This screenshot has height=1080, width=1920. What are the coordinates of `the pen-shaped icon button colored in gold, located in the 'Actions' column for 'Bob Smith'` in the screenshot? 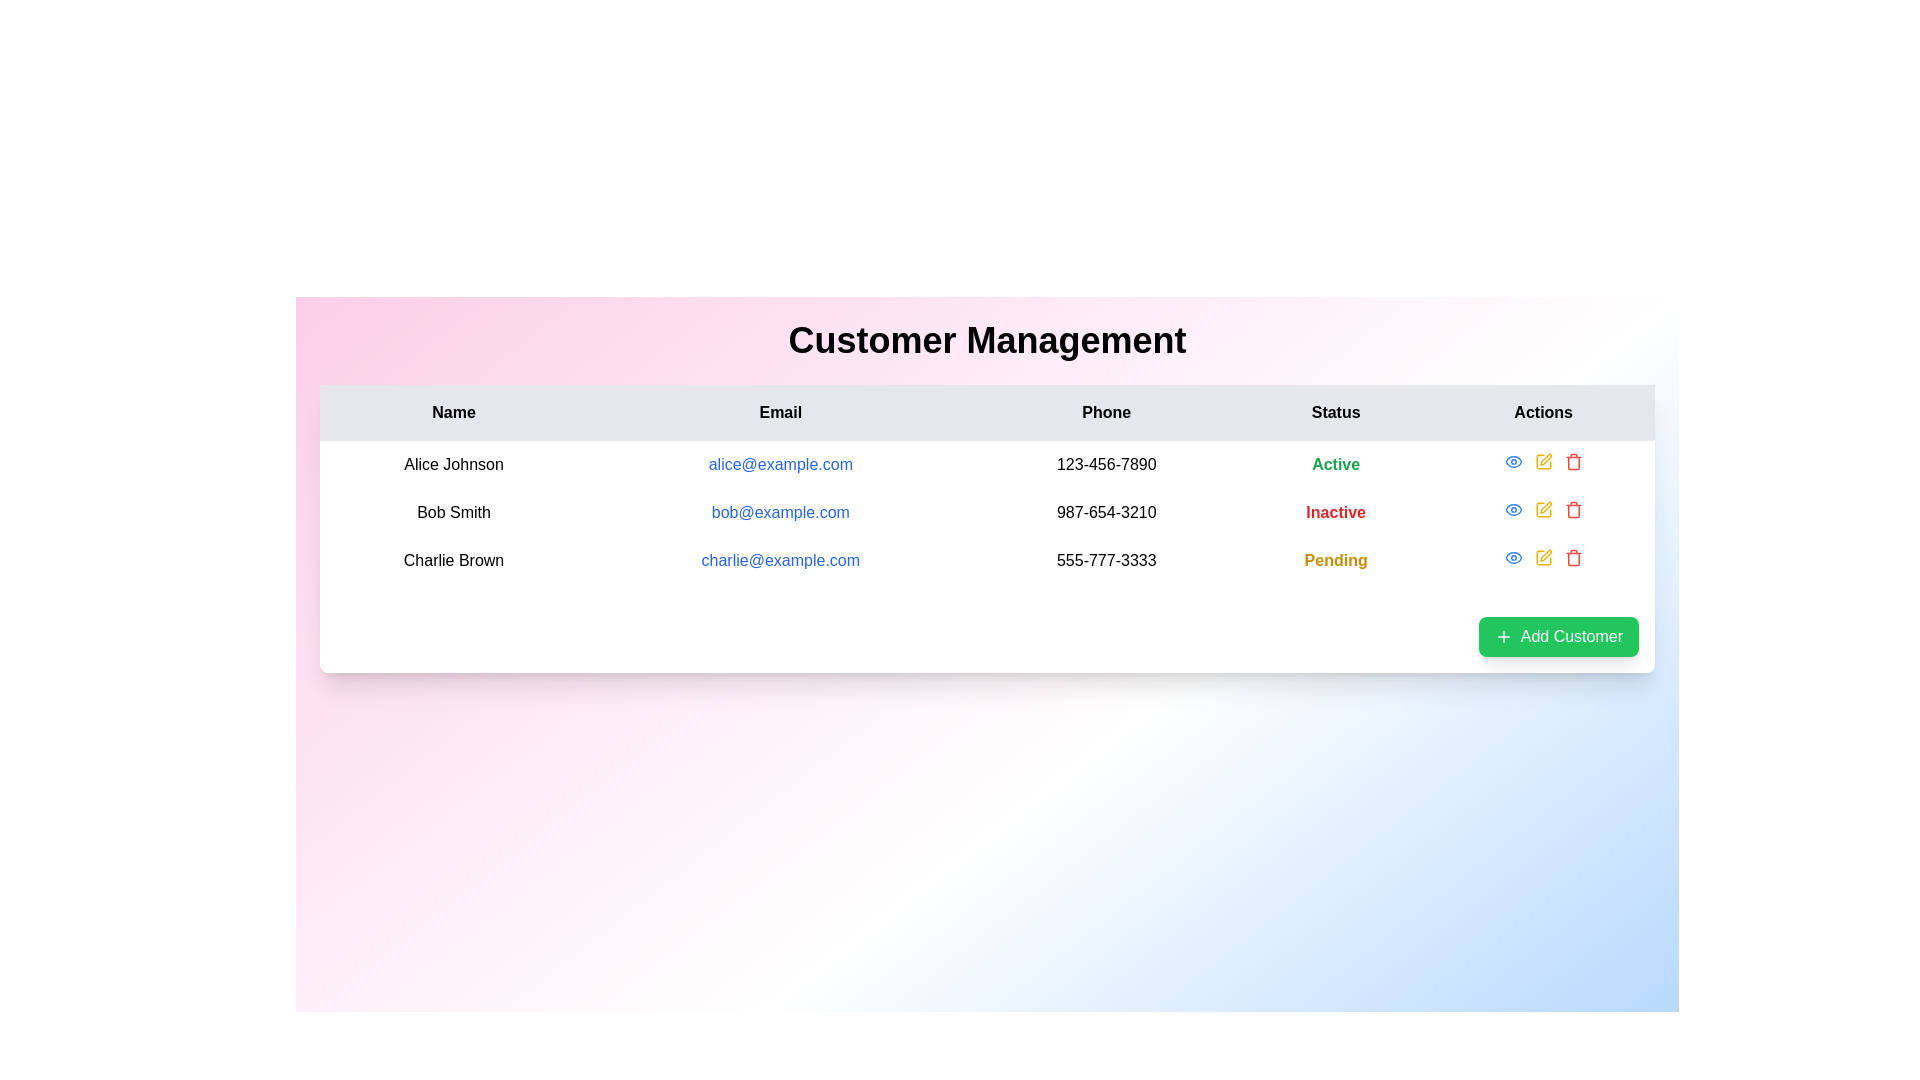 It's located at (1544, 459).